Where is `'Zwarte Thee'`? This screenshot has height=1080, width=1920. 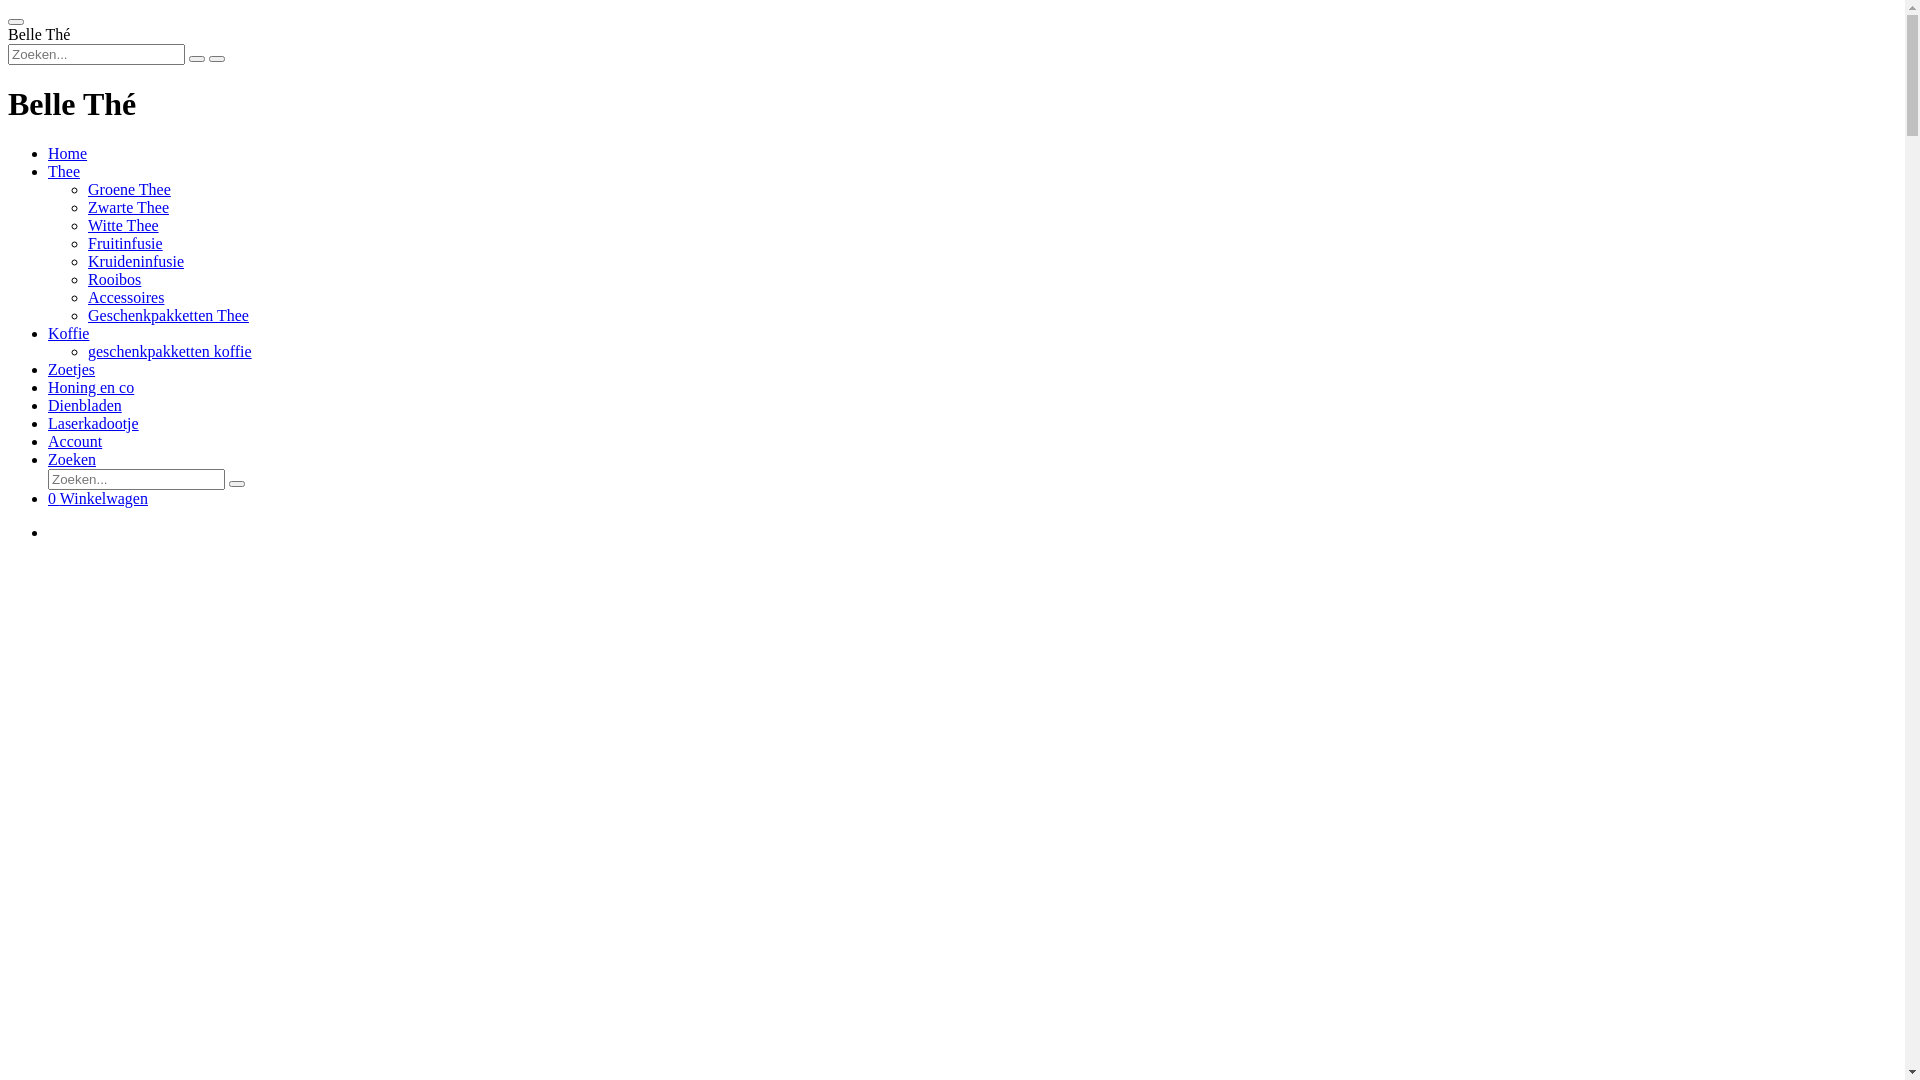 'Zwarte Thee' is located at coordinates (127, 207).